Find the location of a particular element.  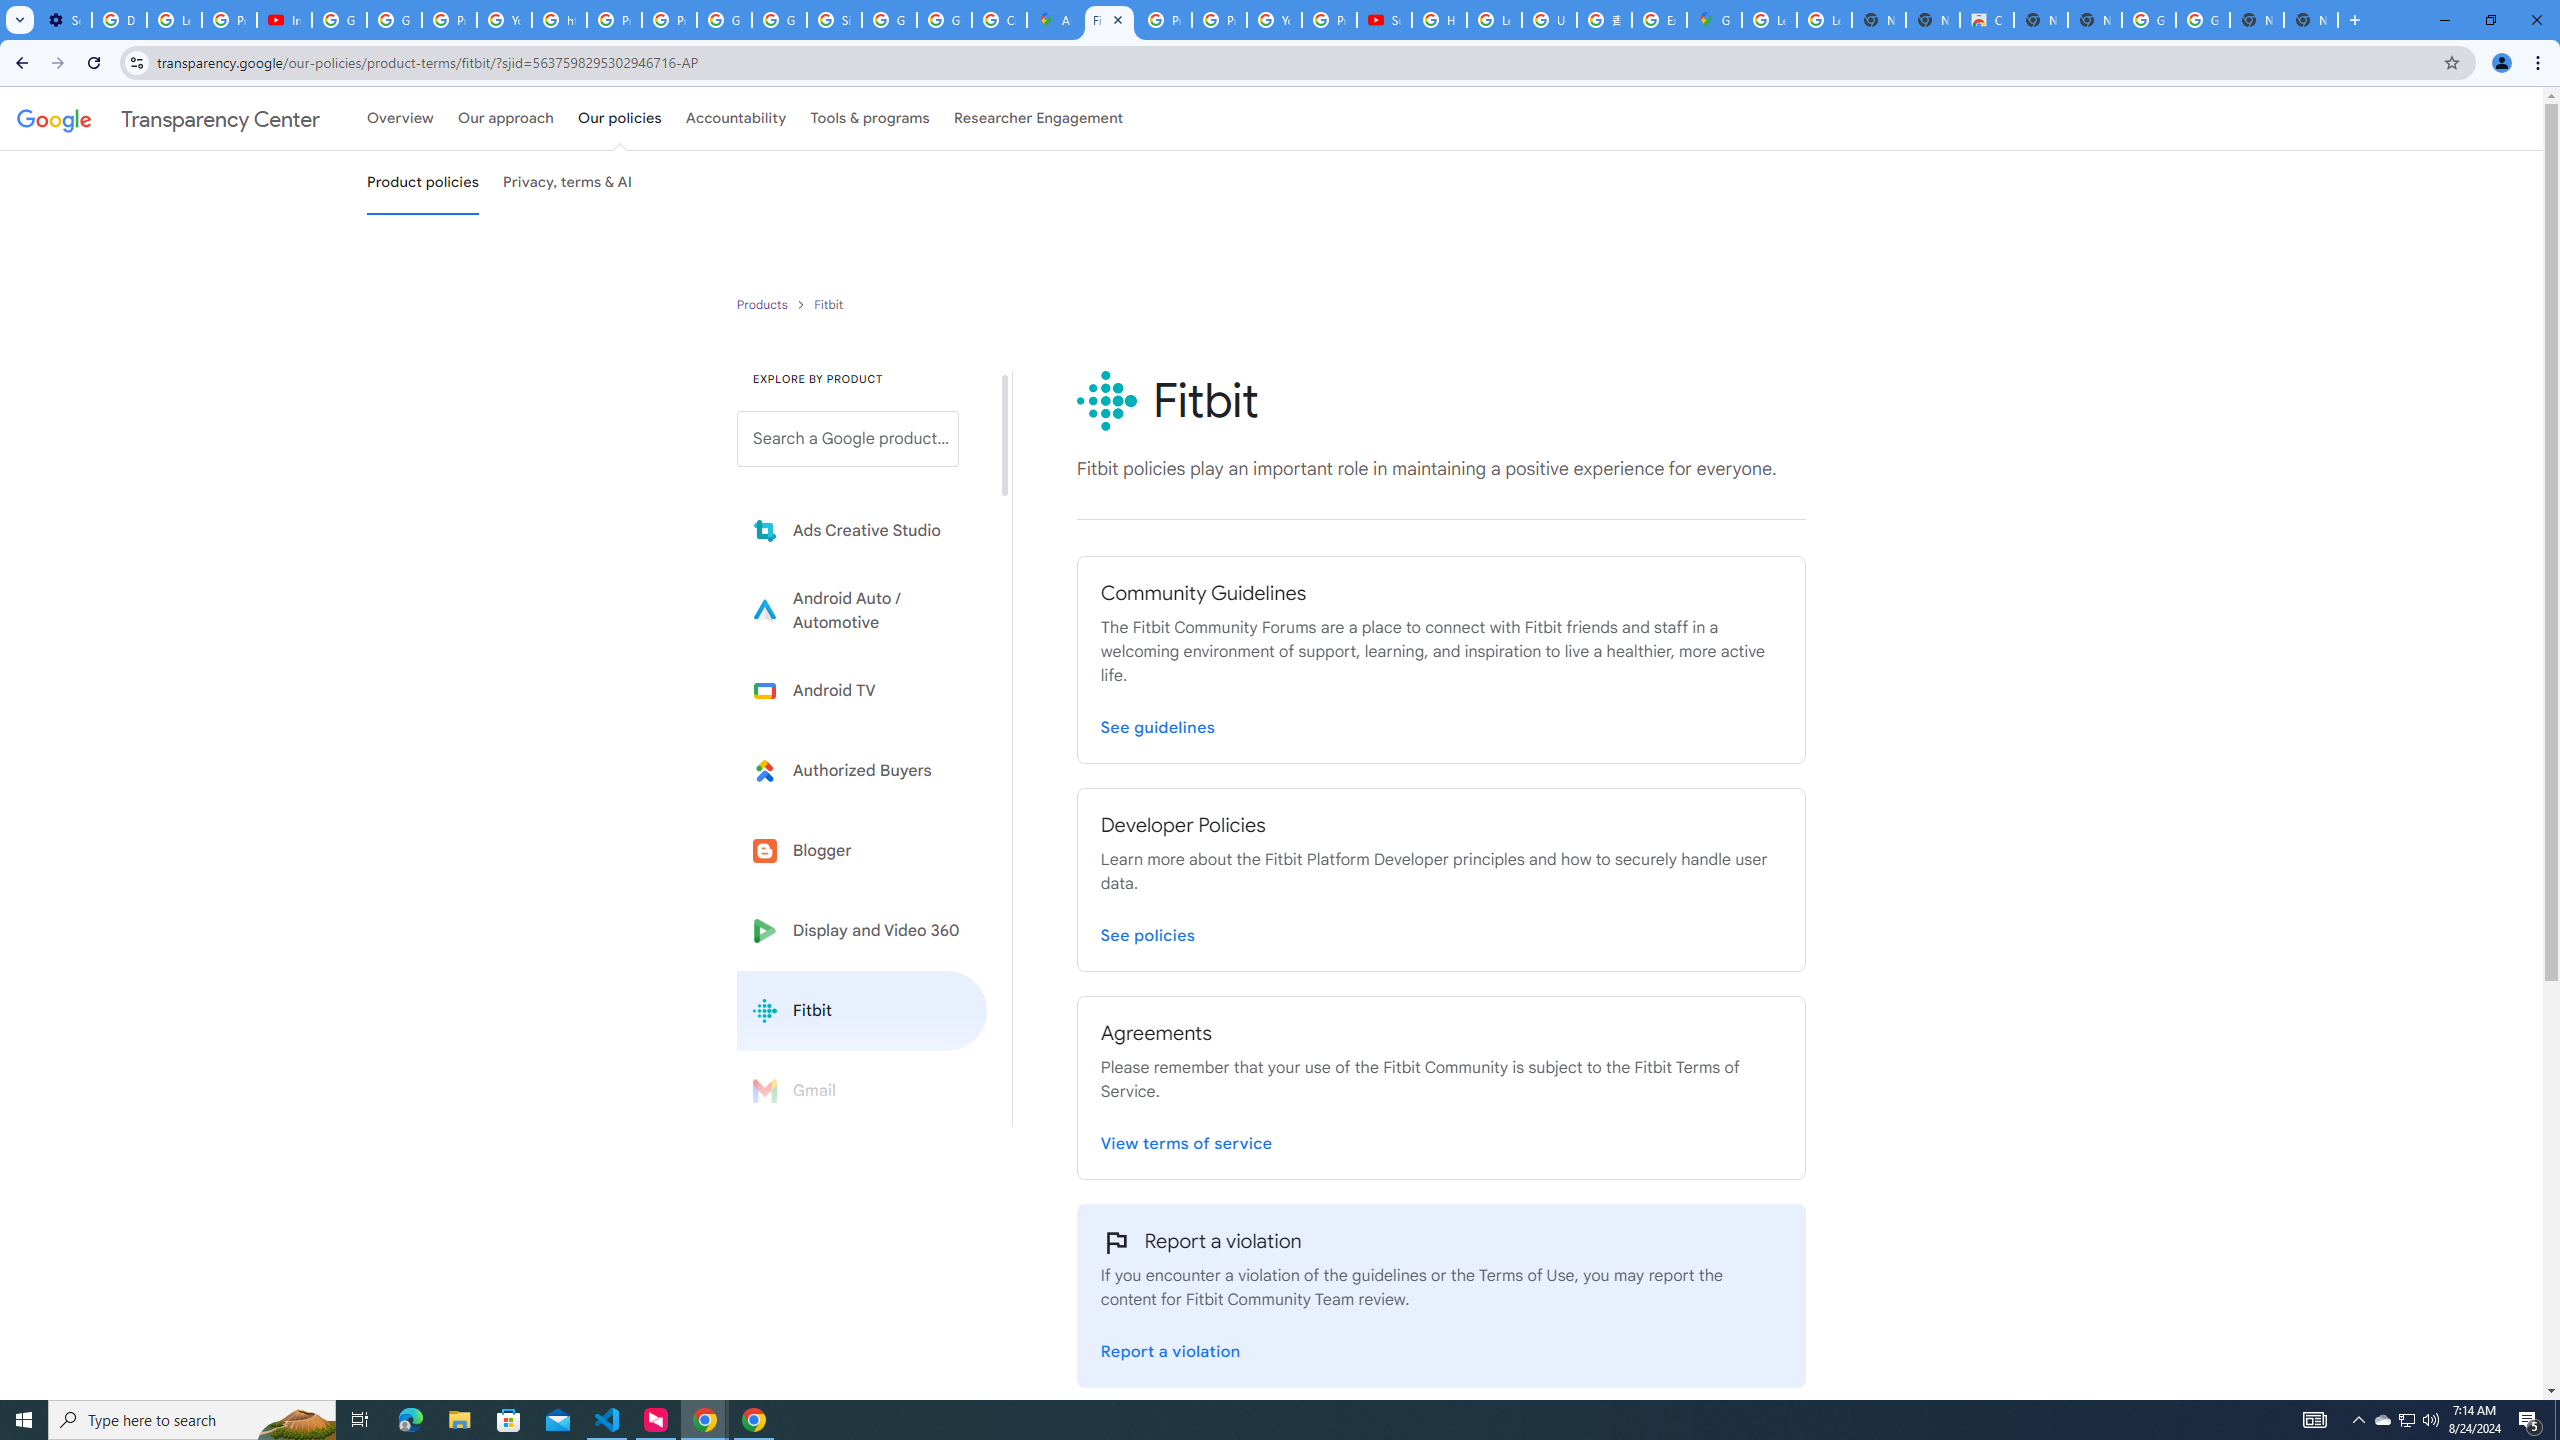

'Learn more about Ads Creative Studio' is located at coordinates (861, 531).